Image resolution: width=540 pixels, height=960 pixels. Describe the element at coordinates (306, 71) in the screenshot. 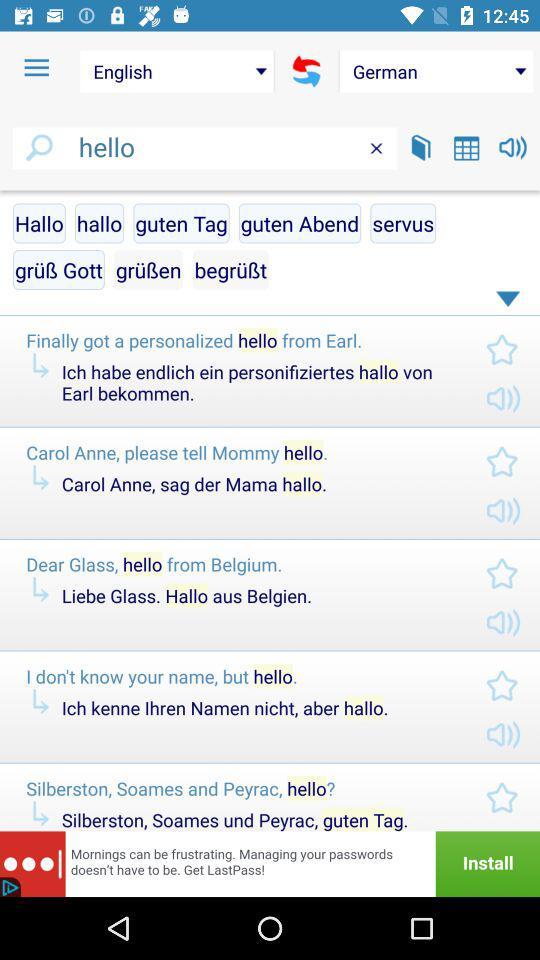

I see `swap translation languages` at that location.